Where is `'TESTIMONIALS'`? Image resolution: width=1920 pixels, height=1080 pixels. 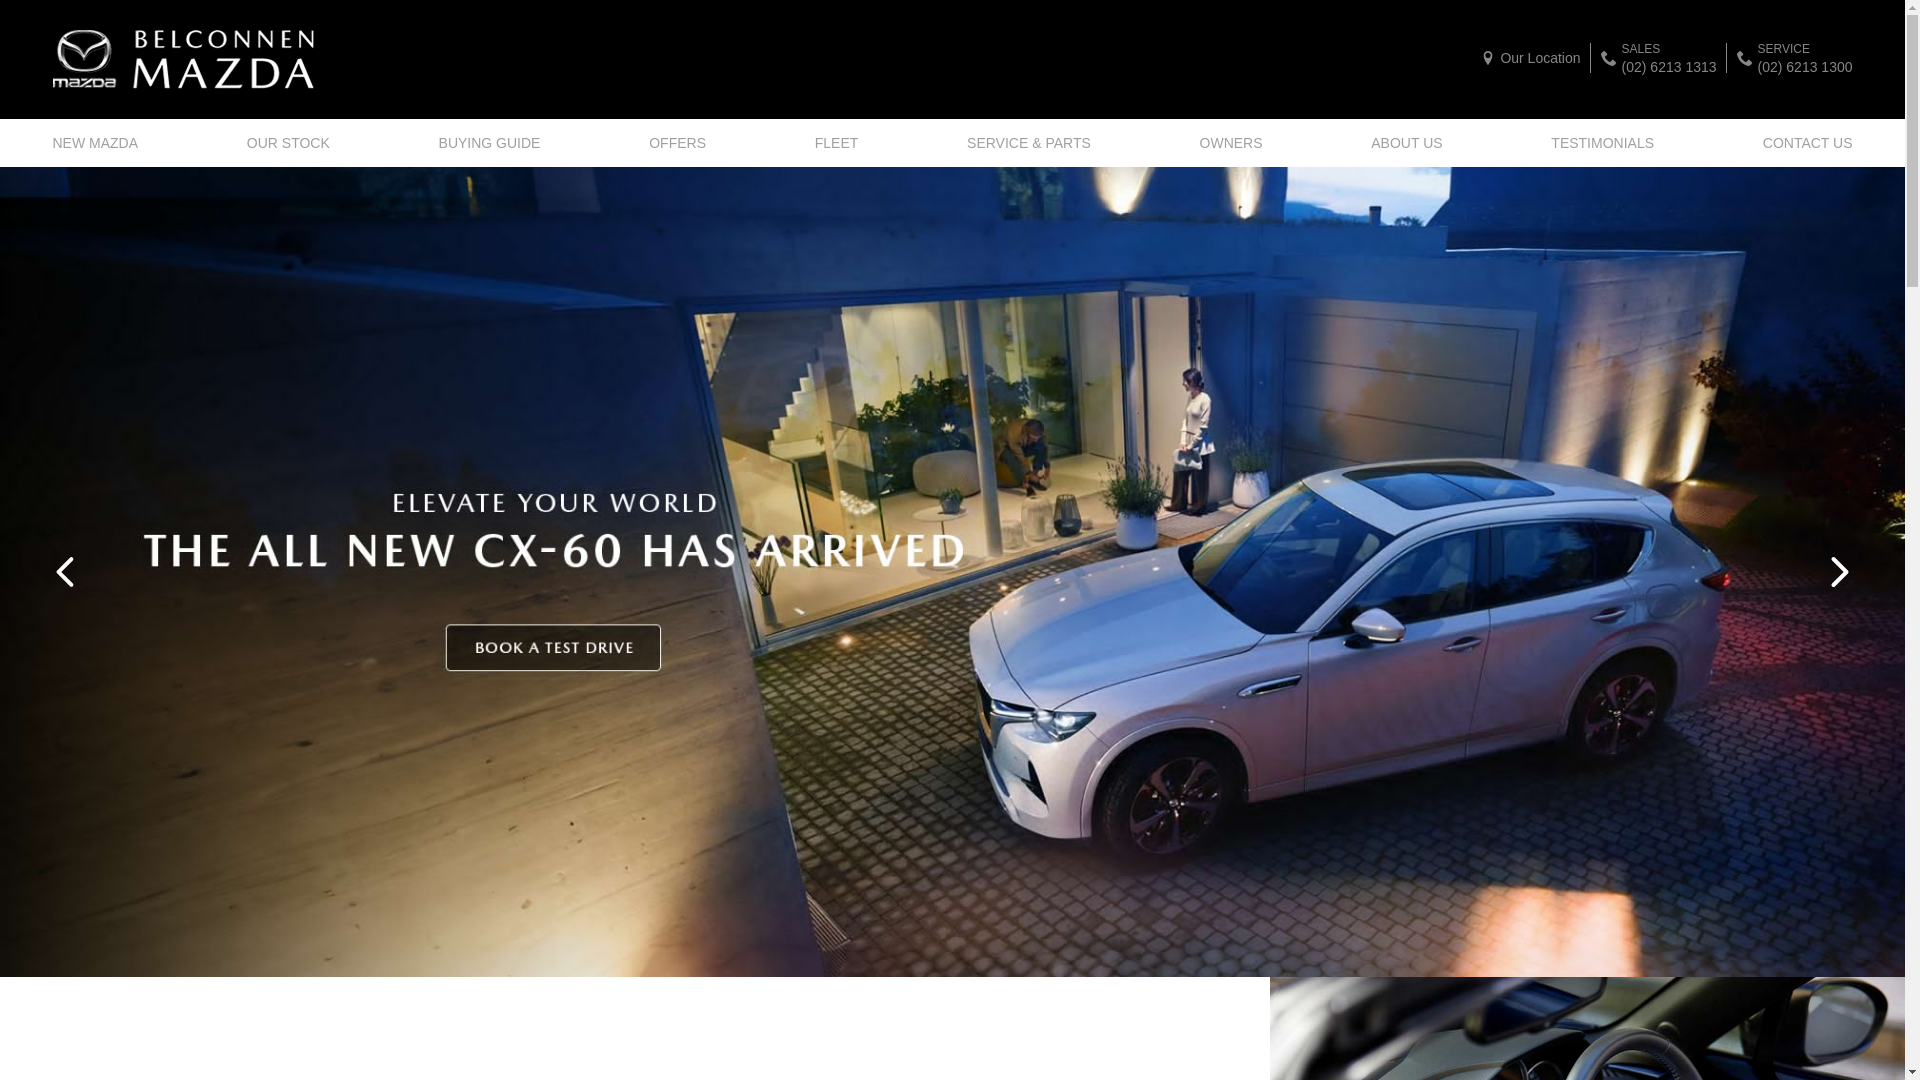
'TESTIMONIALS' is located at coordinates (1602, 141).